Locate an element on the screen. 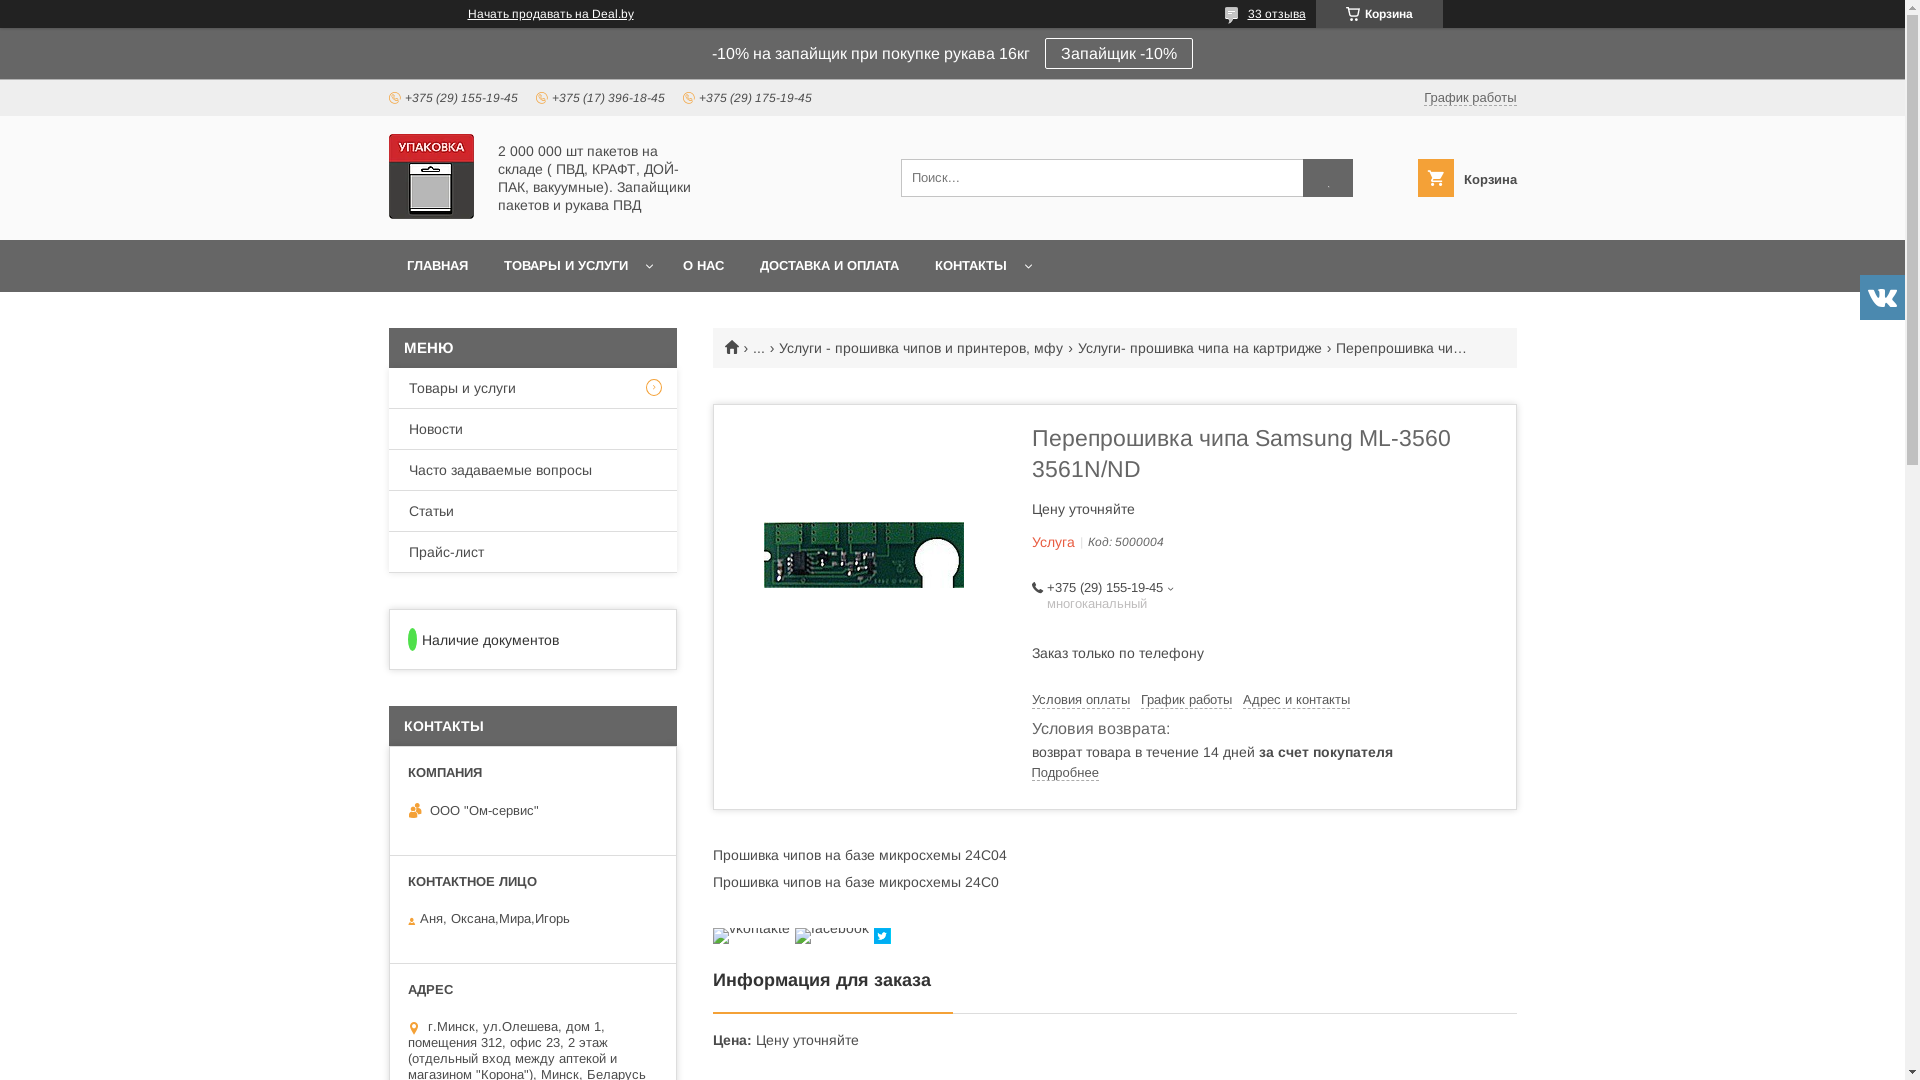 The width and height of the screenshot is (1920, 1080). 'facebook' is located at coordinates (830, 928).